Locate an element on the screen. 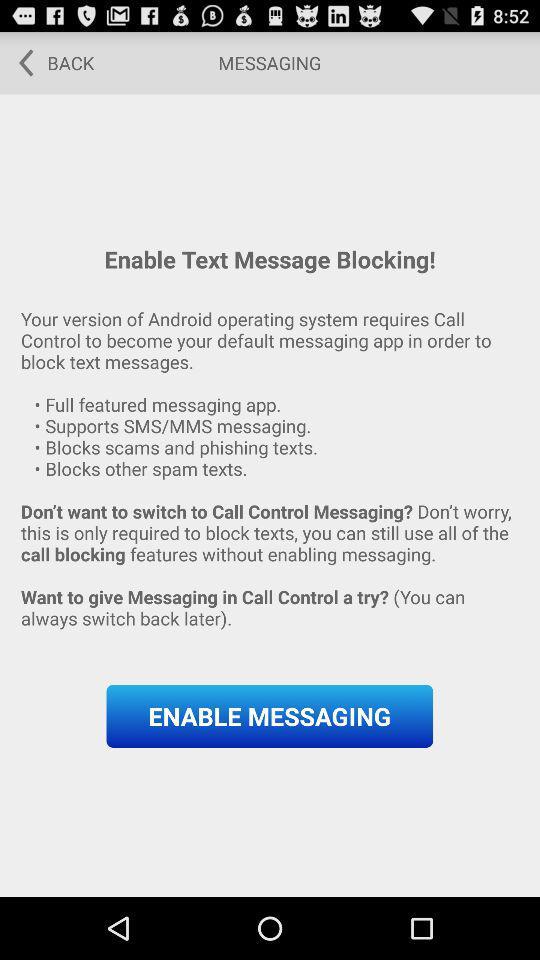 The height and width of the screenshot is (960, 540). icon at the top left corner is located at coordinates (49, 62).